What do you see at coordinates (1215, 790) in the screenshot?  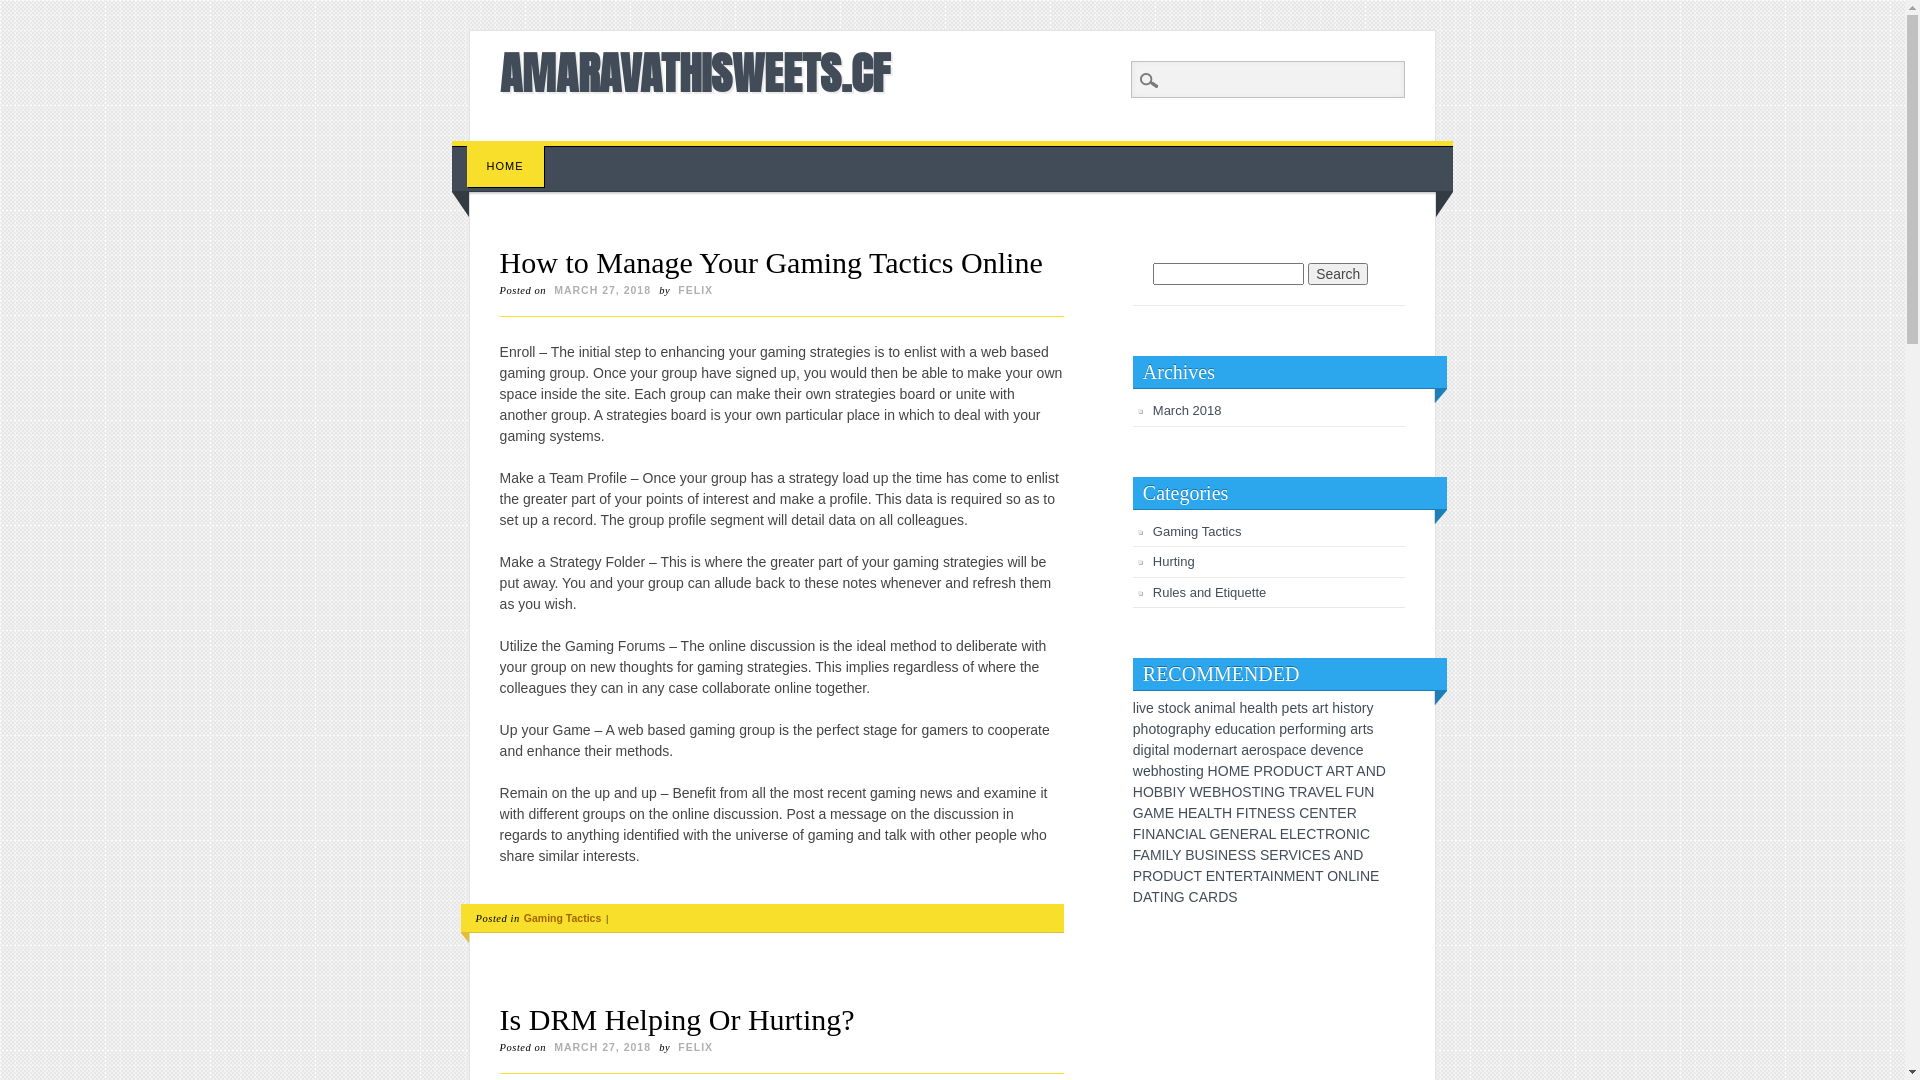 I see `'B'` at bounding box center [1215, 790].